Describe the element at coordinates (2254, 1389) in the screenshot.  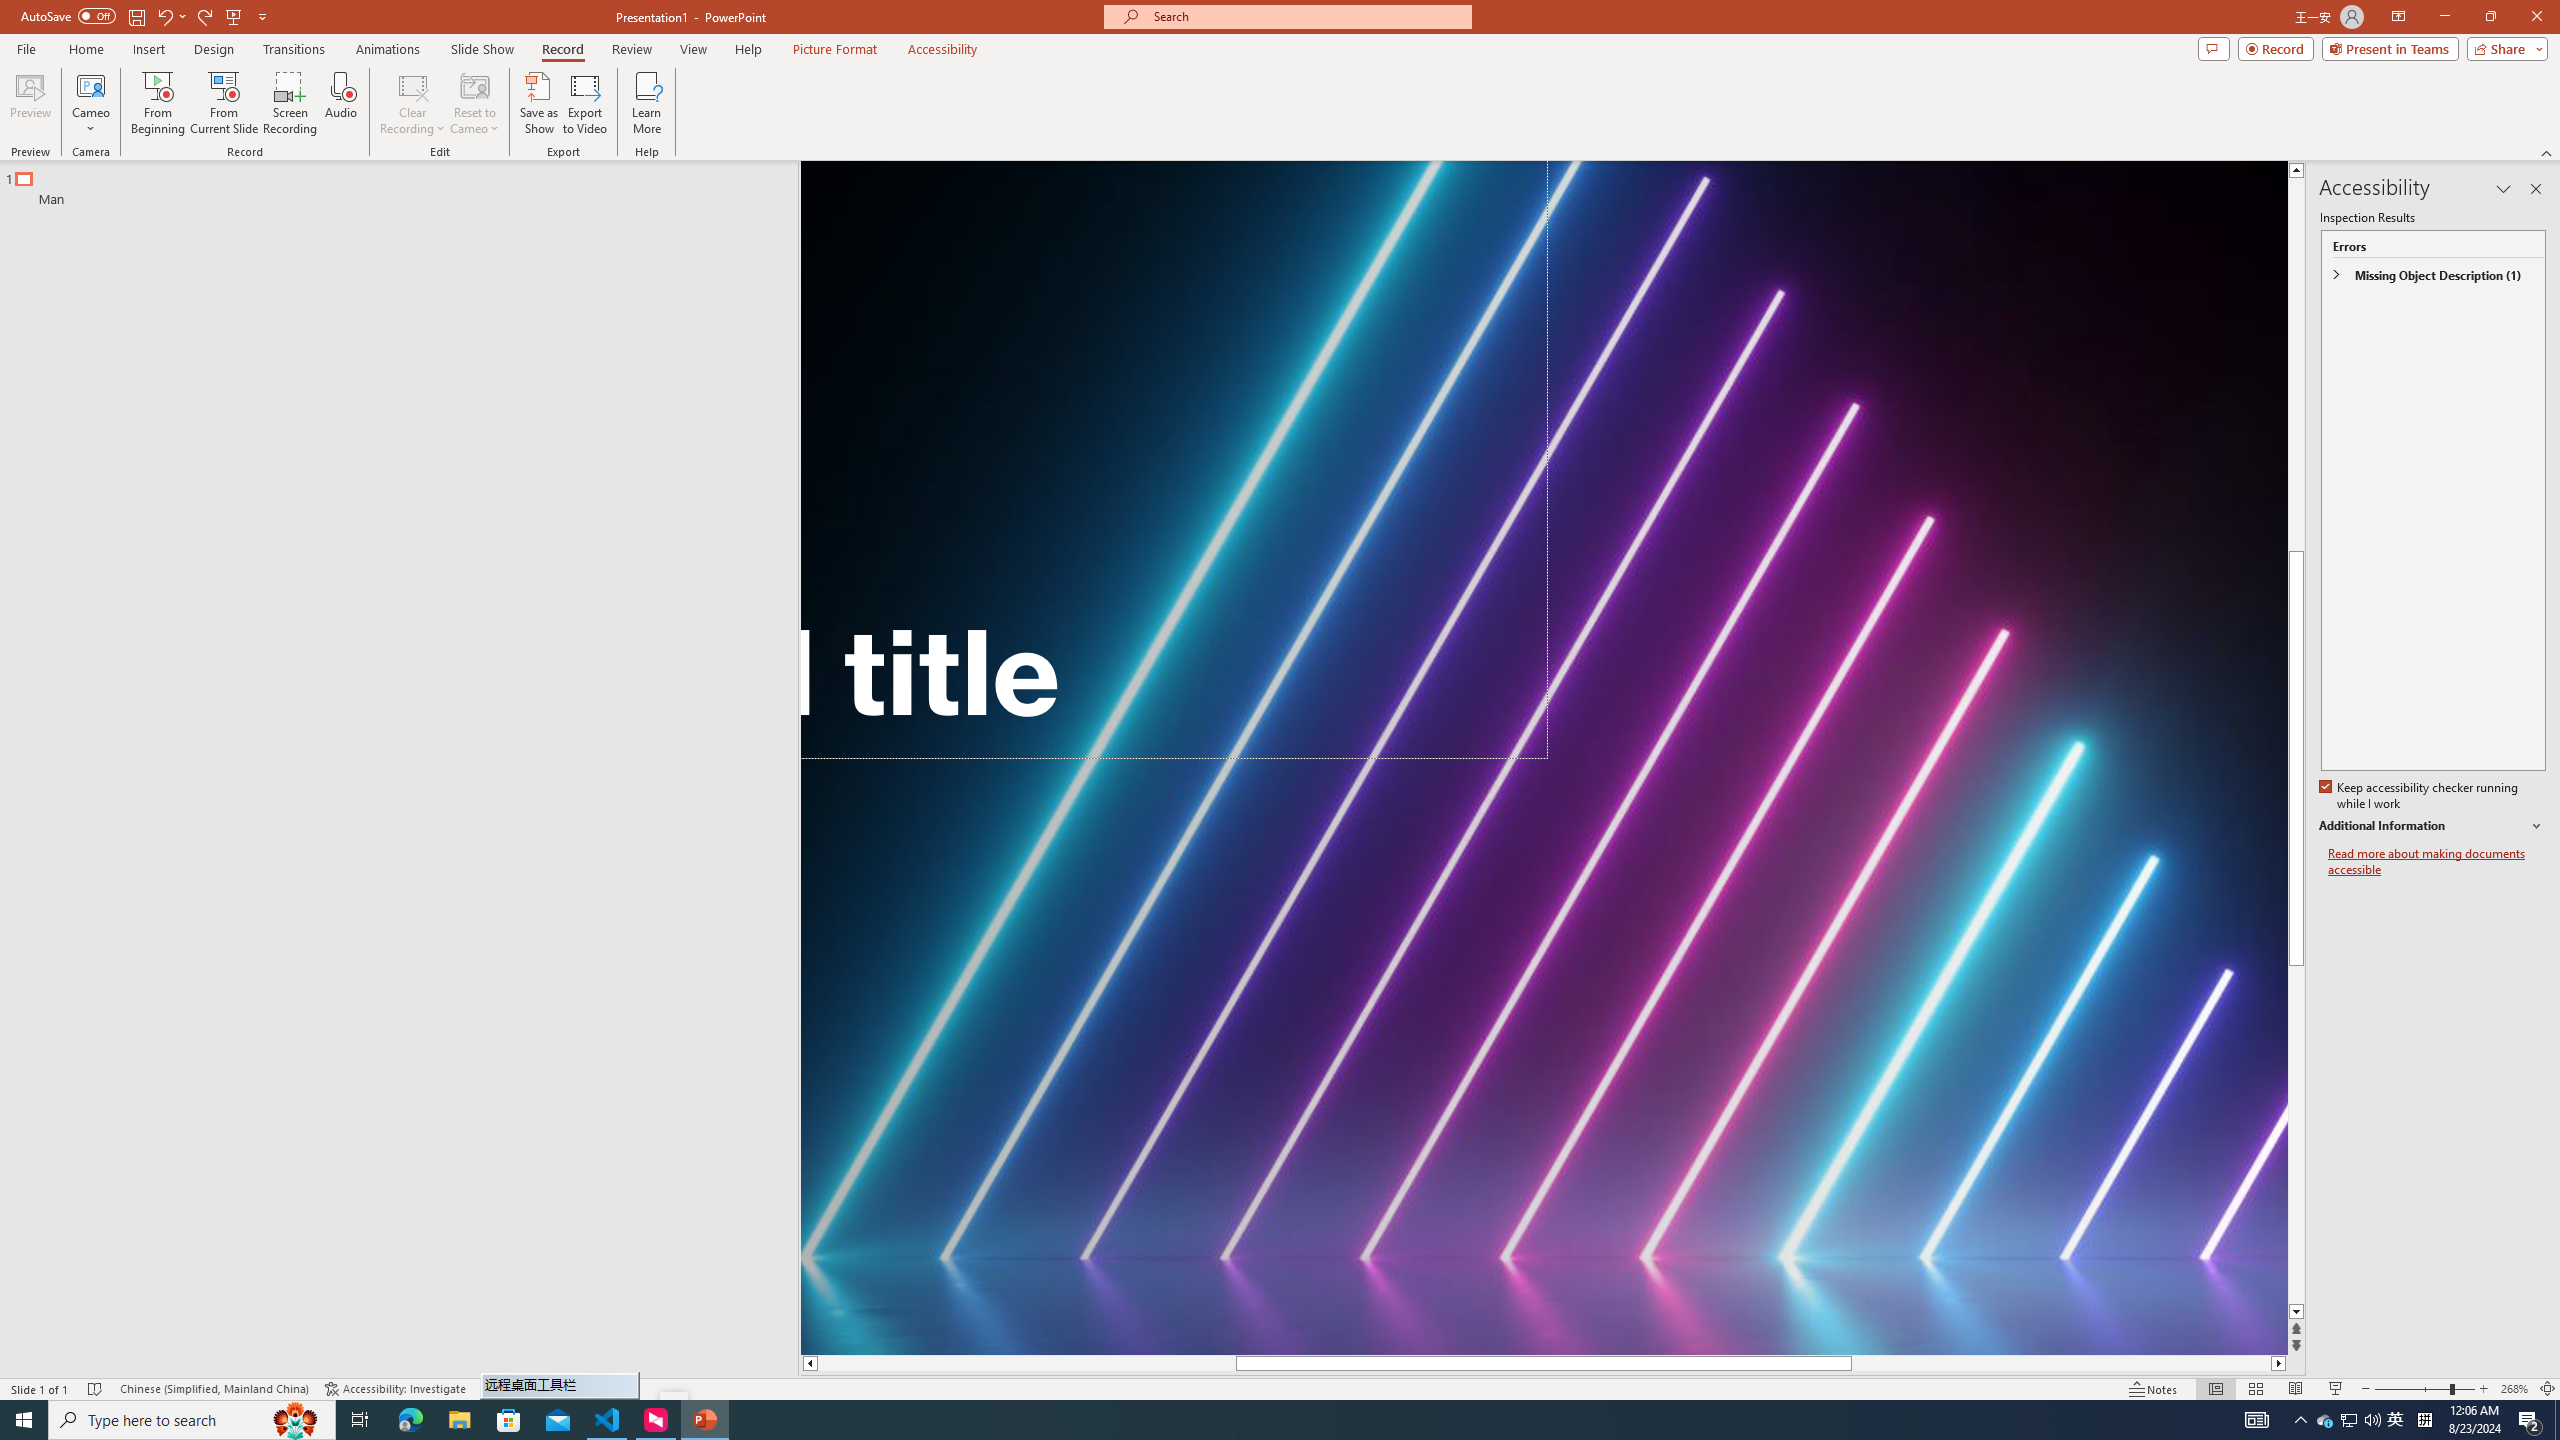
I see `'Slide Sorter'` at that location.